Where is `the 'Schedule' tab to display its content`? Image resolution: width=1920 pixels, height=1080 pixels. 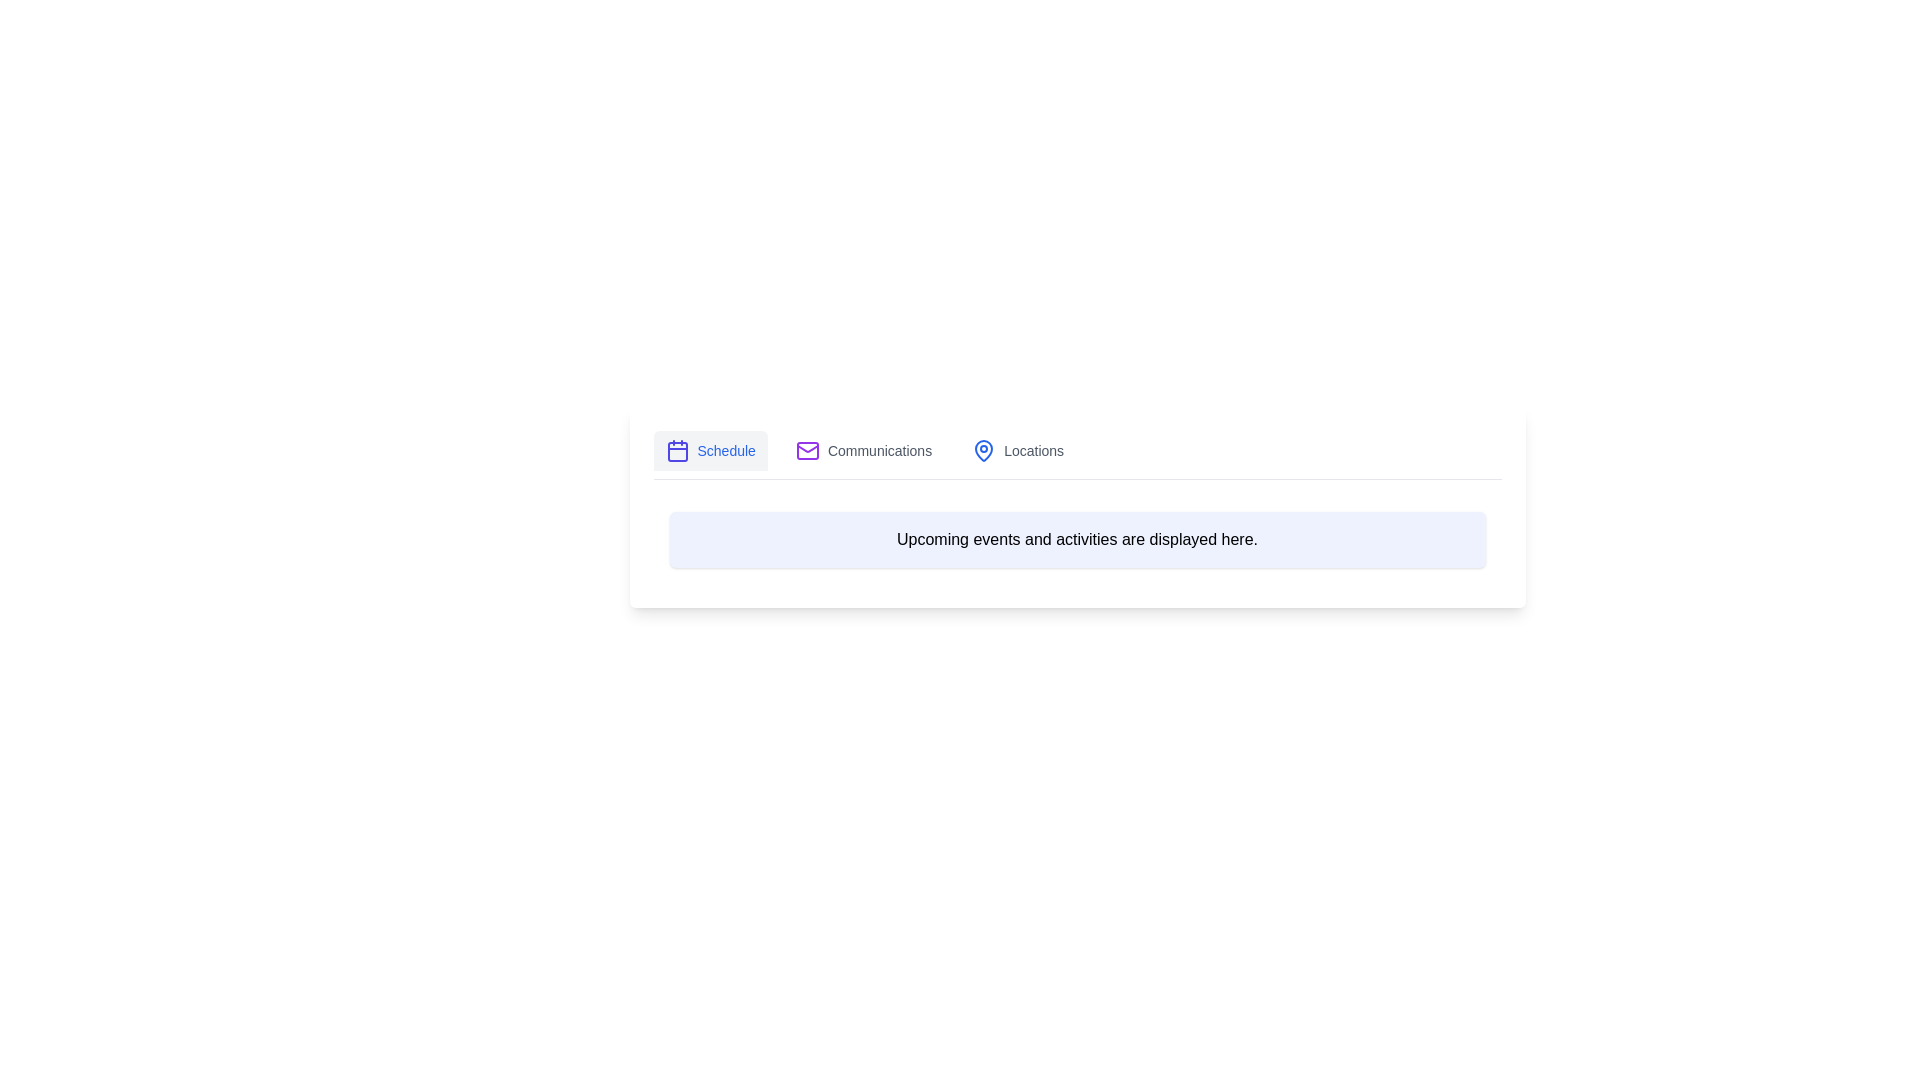
the 'Schedule' tab to display its content is located at coordinates (710, 451).